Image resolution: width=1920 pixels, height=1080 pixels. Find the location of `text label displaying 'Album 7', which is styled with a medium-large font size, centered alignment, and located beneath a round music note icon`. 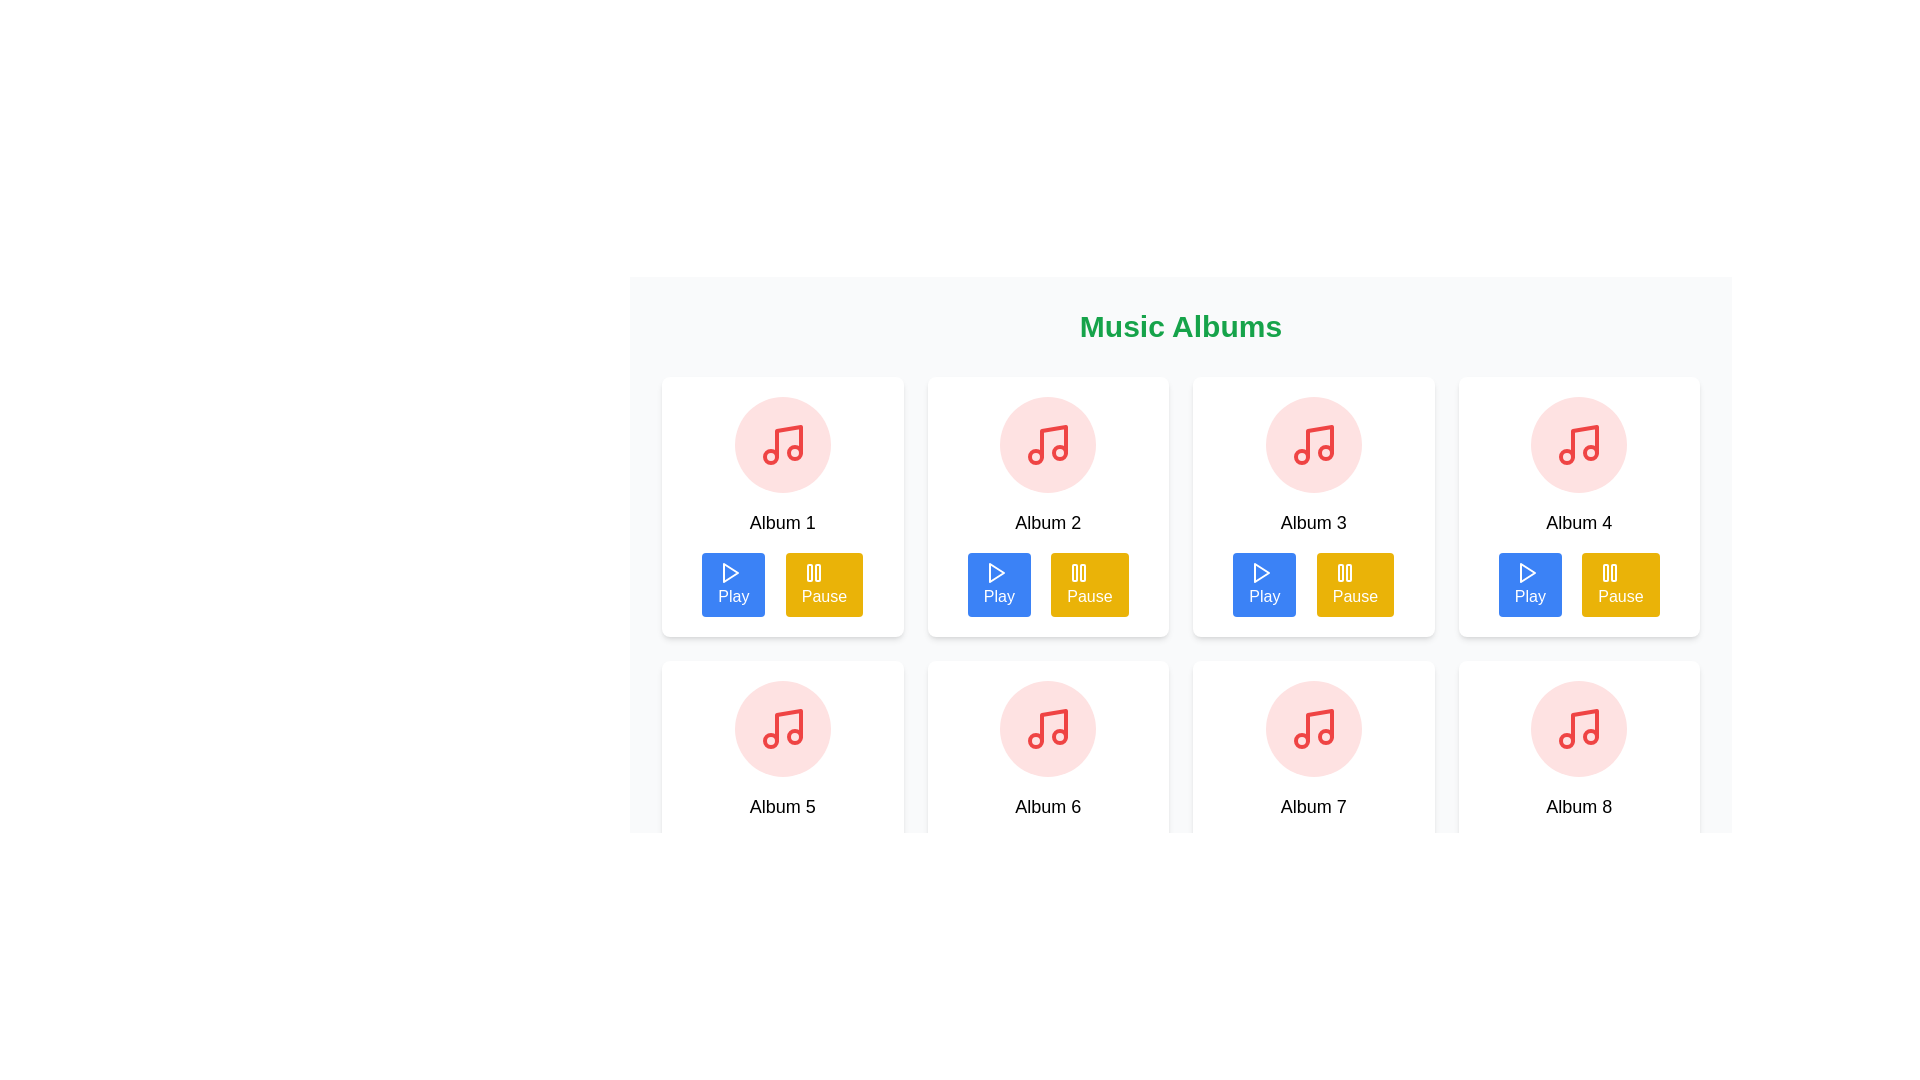

text label displaying 'Album 7', which is styled with a medium-large font size, centered alignment, and located beneath a round music note icon is located at coordinates (1313, 805).